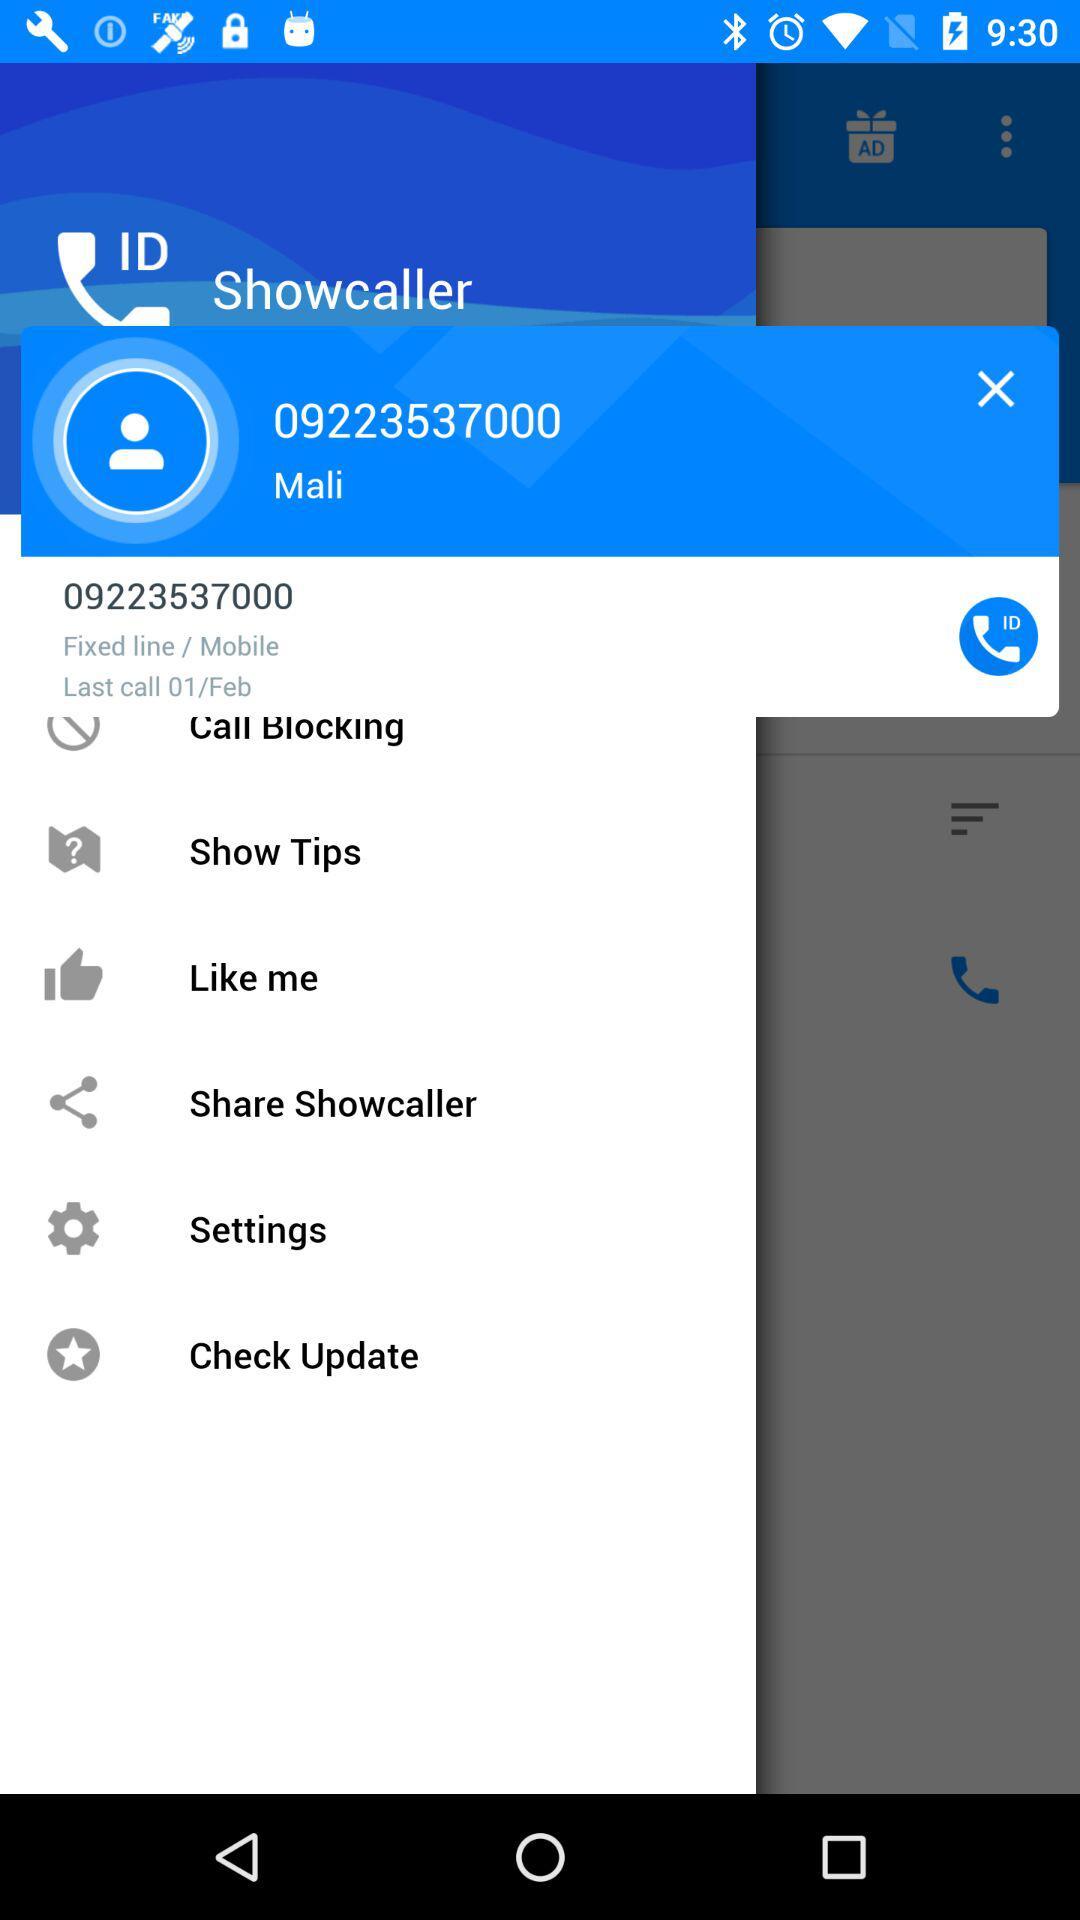 Image resolution: width=1080 pixels, height=1920 pixels. I want to click on the more icon, so click(1006, 135).